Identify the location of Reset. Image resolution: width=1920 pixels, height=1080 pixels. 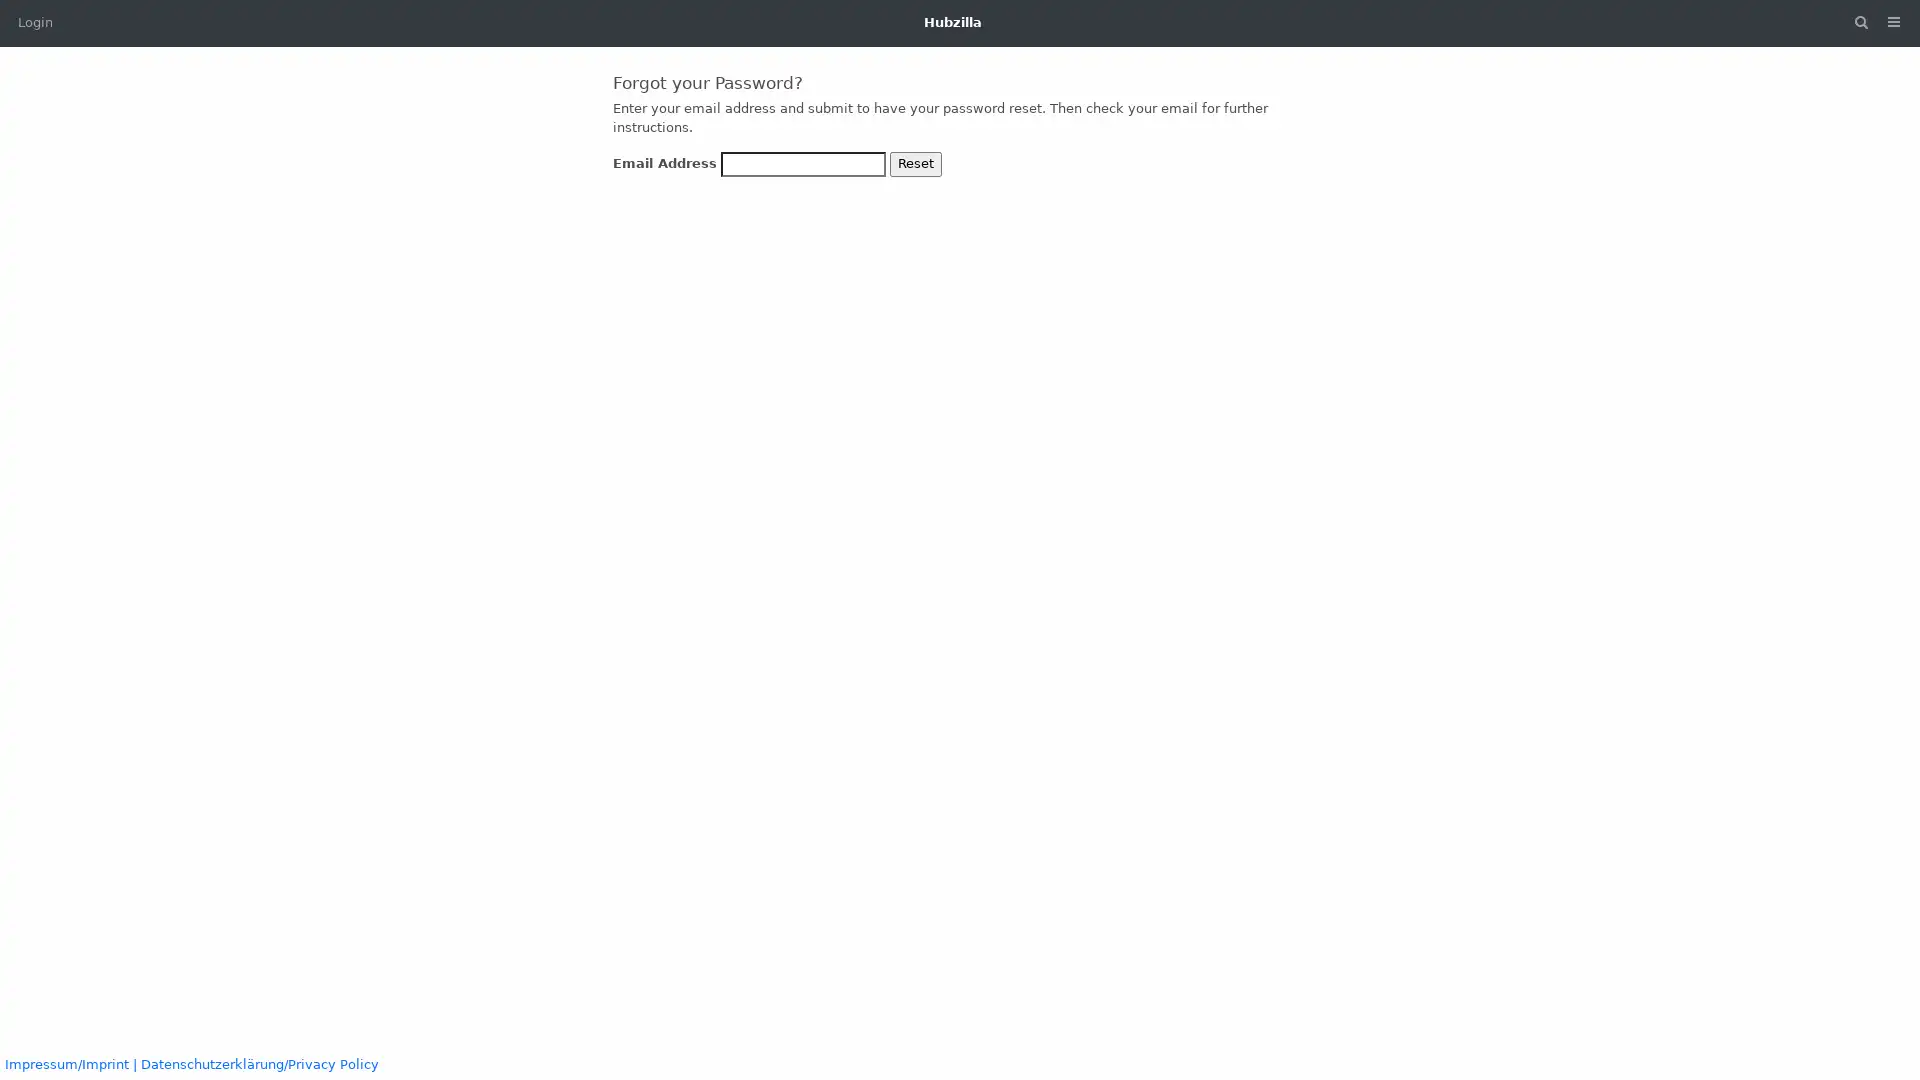
(915, 162).